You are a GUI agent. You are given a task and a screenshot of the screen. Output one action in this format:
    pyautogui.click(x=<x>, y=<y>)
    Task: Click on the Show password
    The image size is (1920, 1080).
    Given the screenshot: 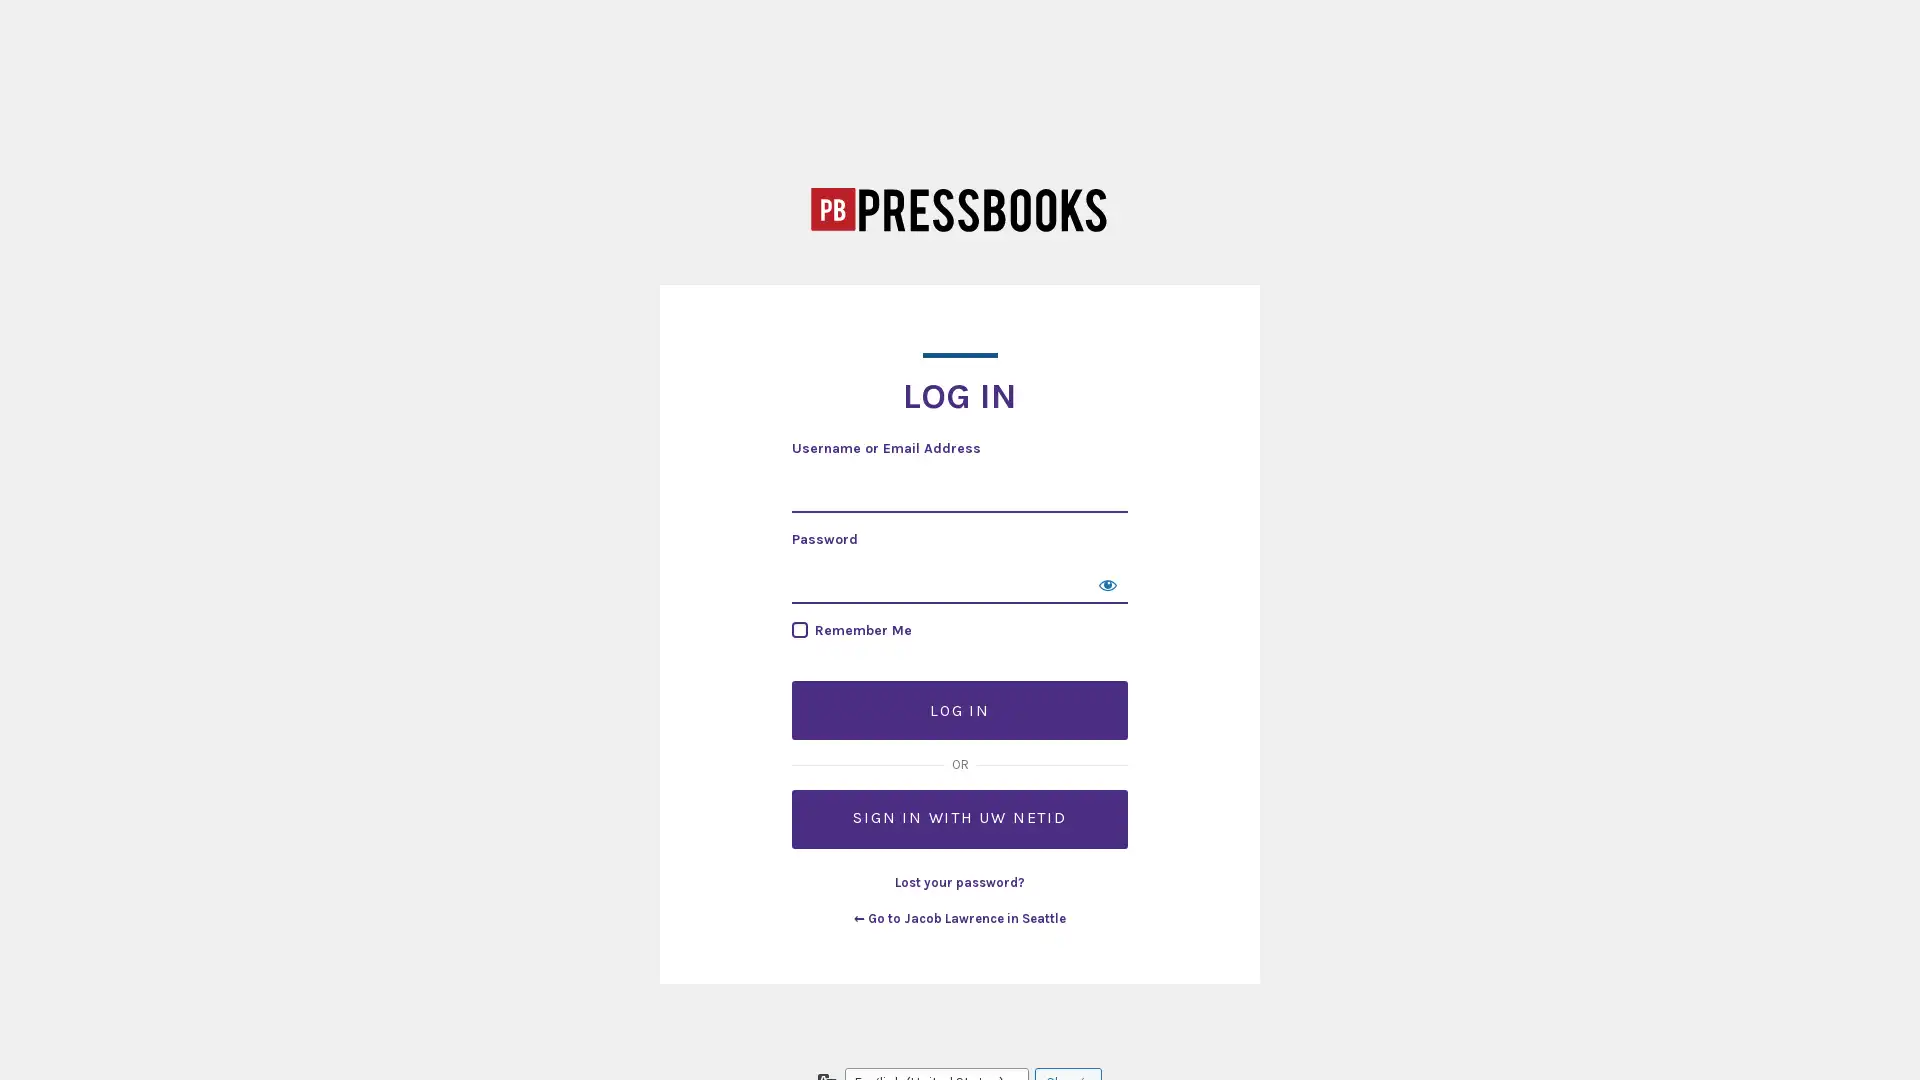 What is the action you would take?
    pyautogui.click(x=1107, y=583)
    